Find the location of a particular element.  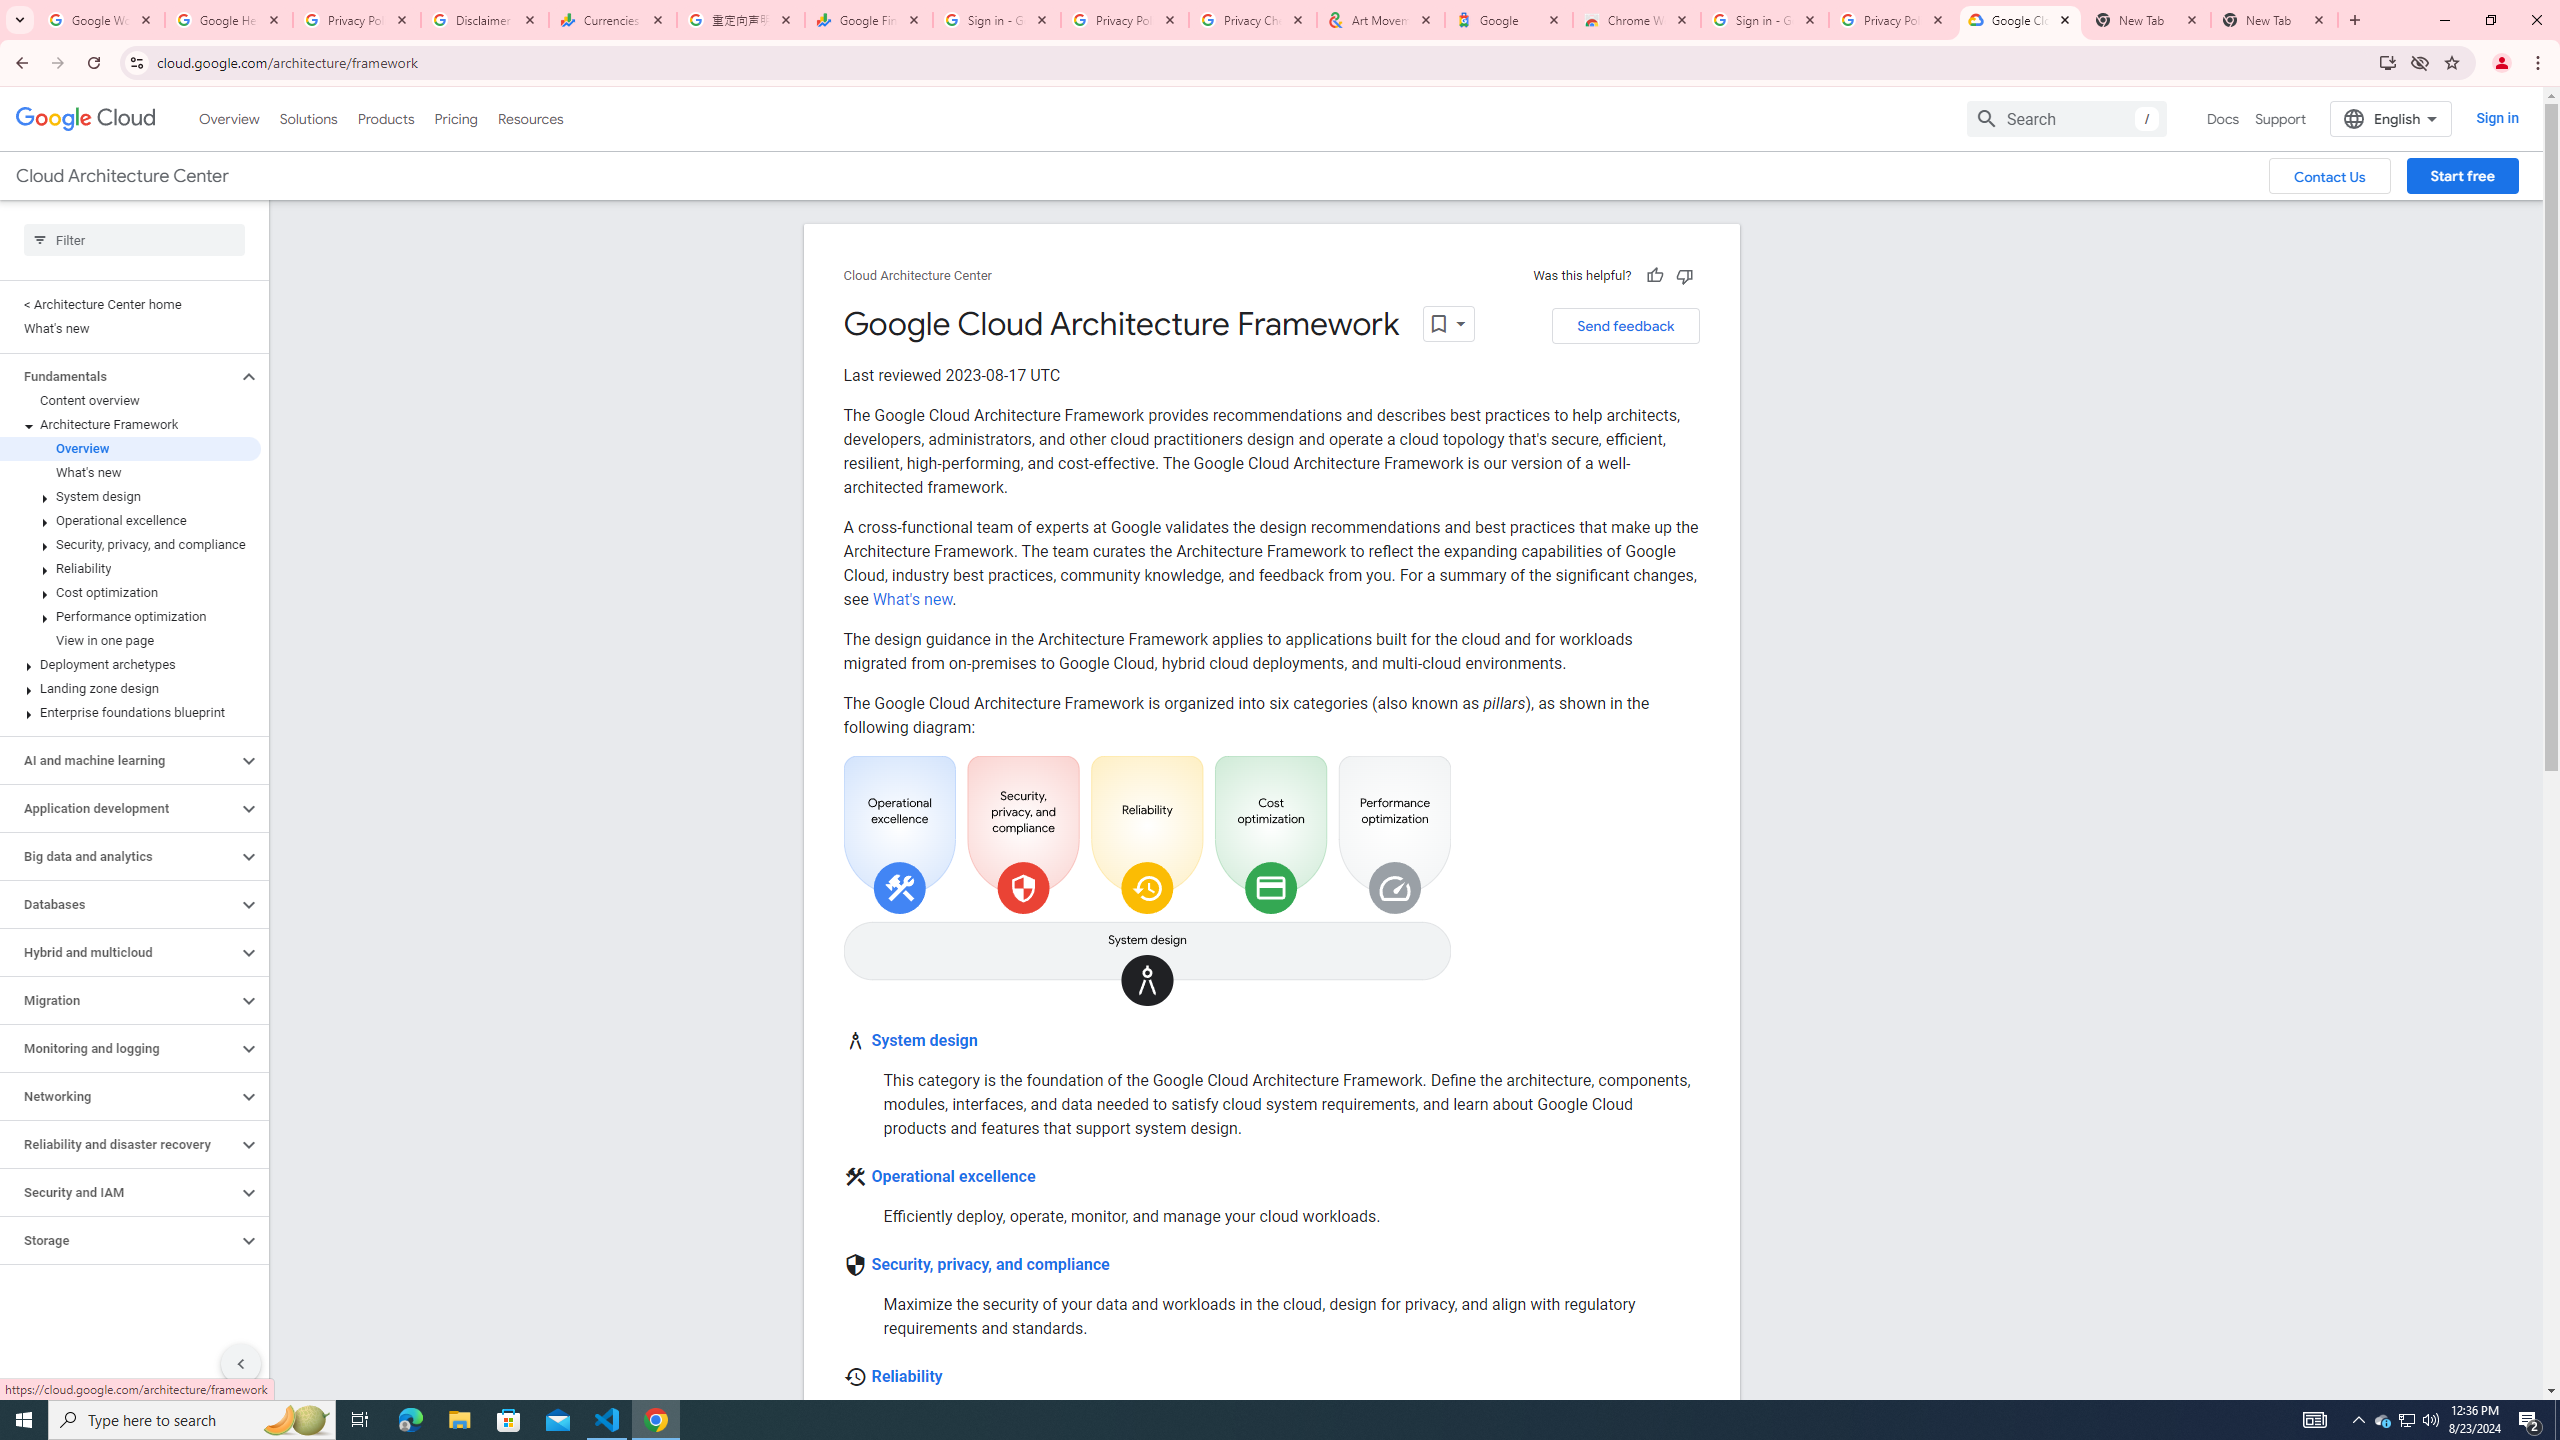

'Storage' is located at coordinates (118, 1240).